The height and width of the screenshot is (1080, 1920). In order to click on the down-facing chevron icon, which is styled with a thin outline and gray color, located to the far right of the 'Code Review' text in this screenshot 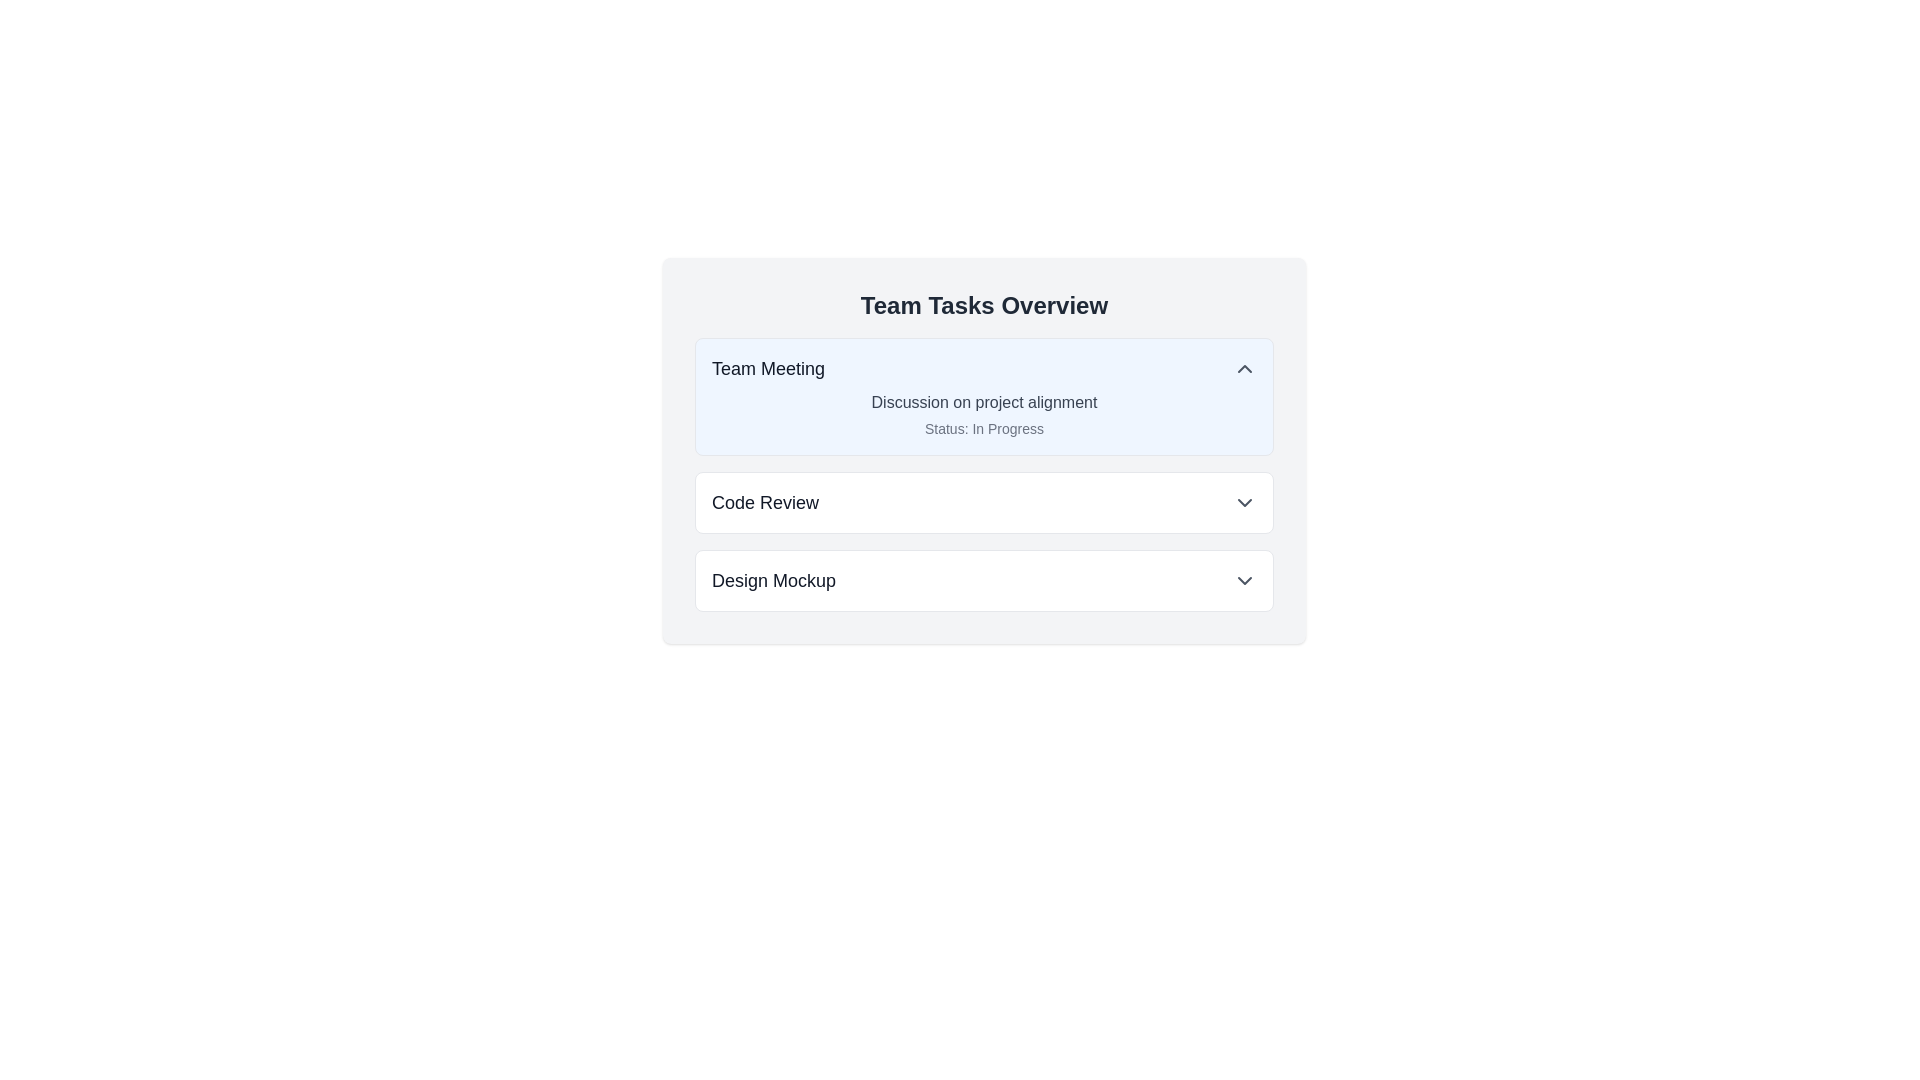, I will do `click(1243, 501)`.